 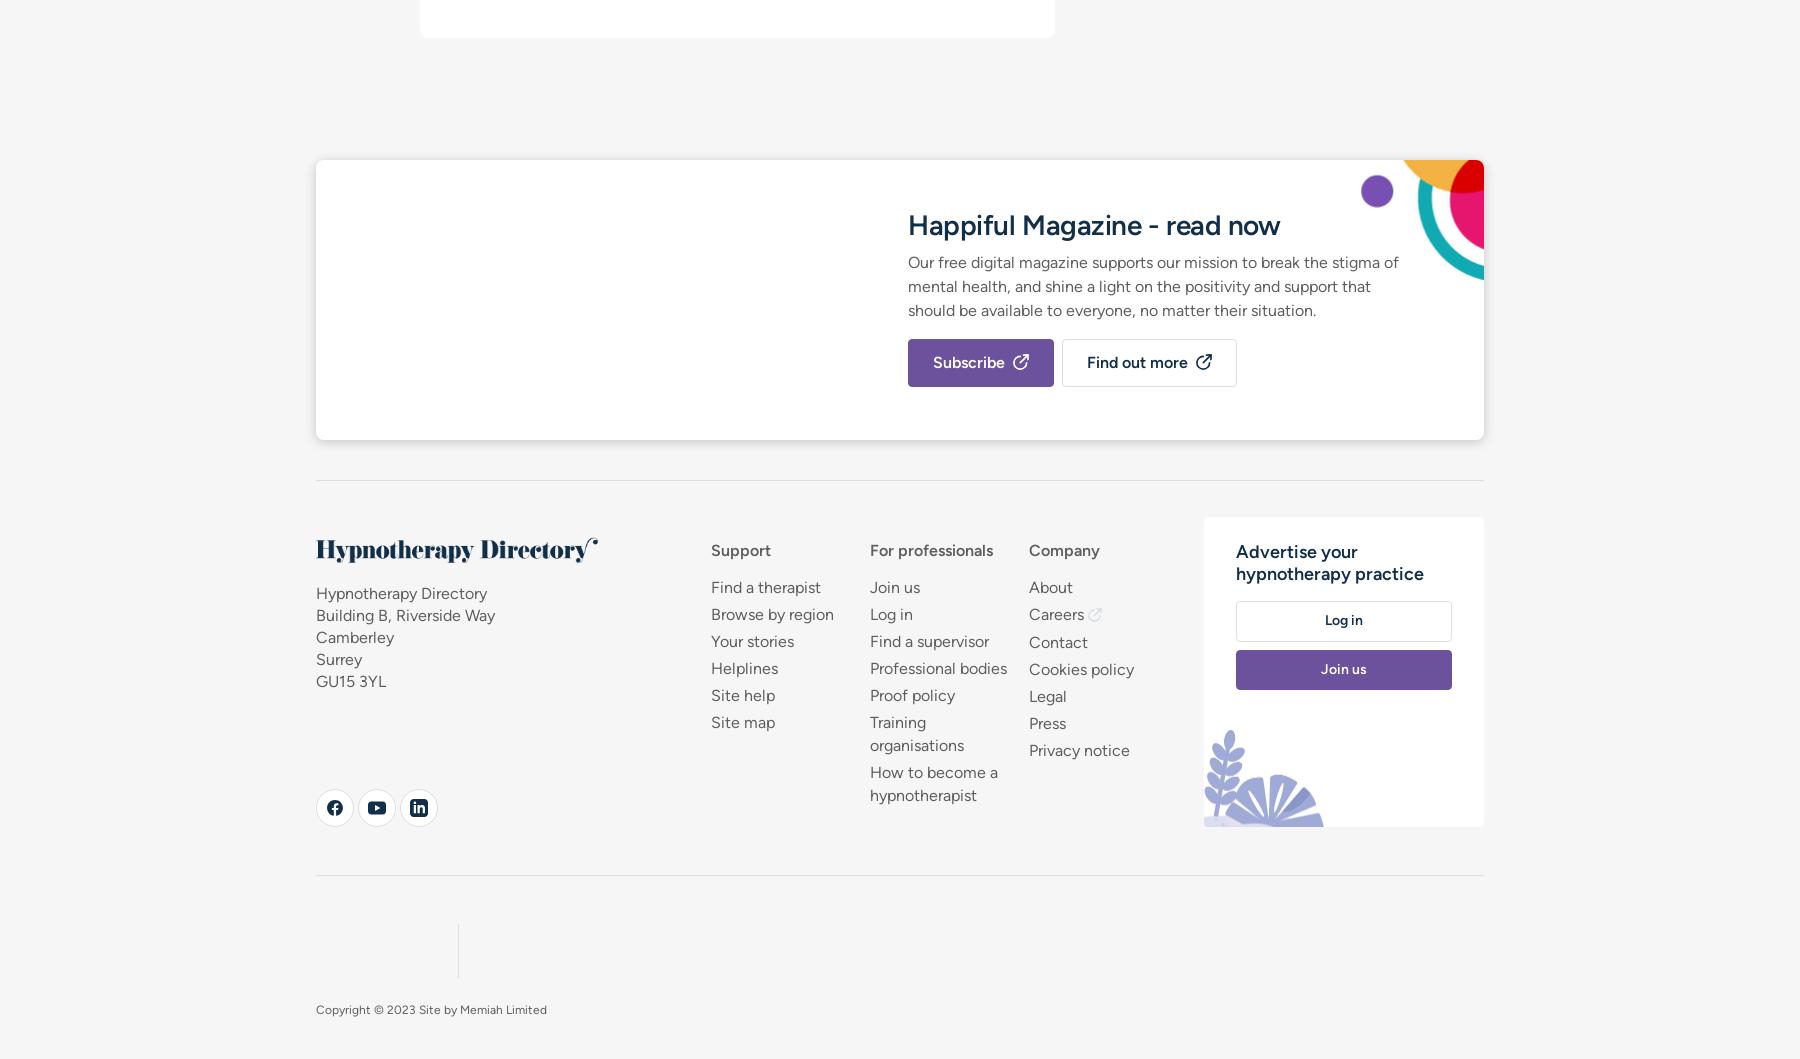 What do you see at coordinates (931, 782) in the screenshot?
I see `'How to become a hypnotherapist'` at bounding box center [931, 782].